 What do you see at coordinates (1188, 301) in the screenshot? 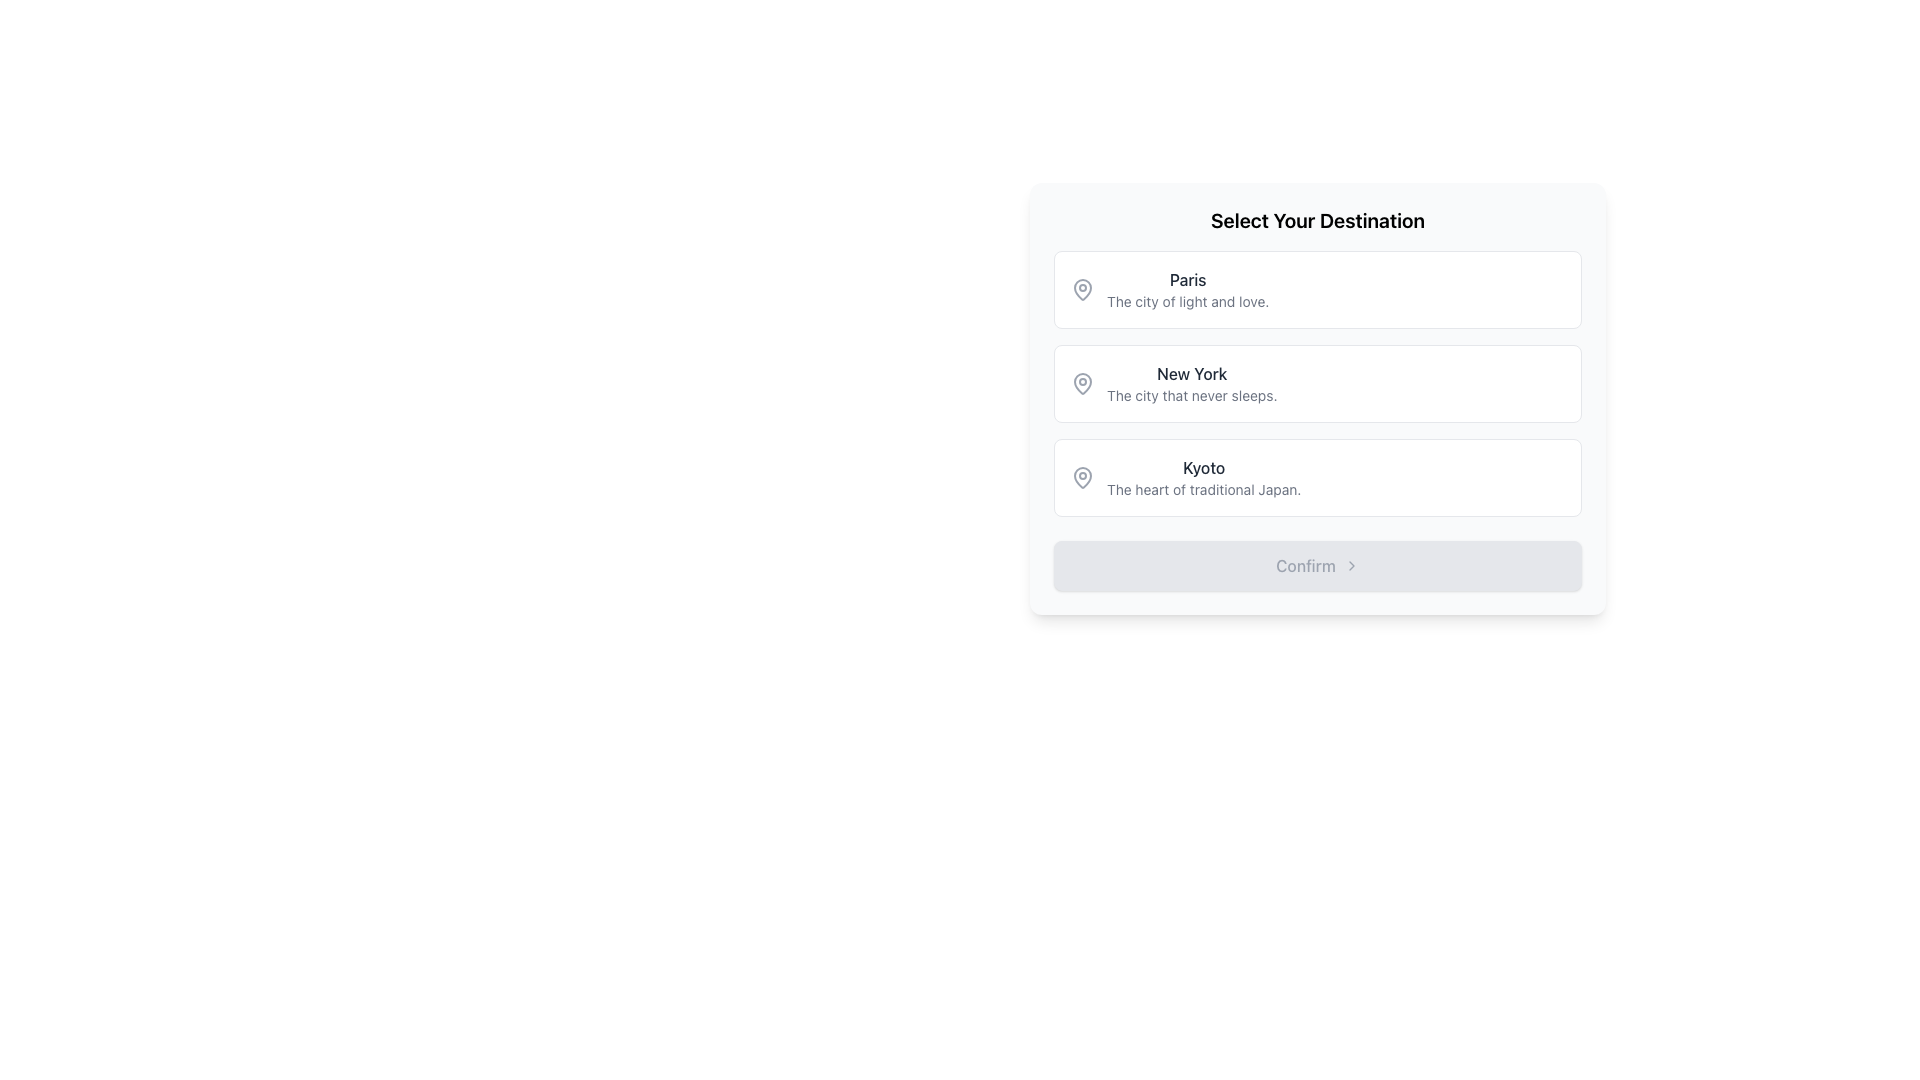
I see `the static text label that provides additional descriptive information for the 'Paris' selection option, positioned below the text 'Paris.'` at bounding box center [1188, 301].